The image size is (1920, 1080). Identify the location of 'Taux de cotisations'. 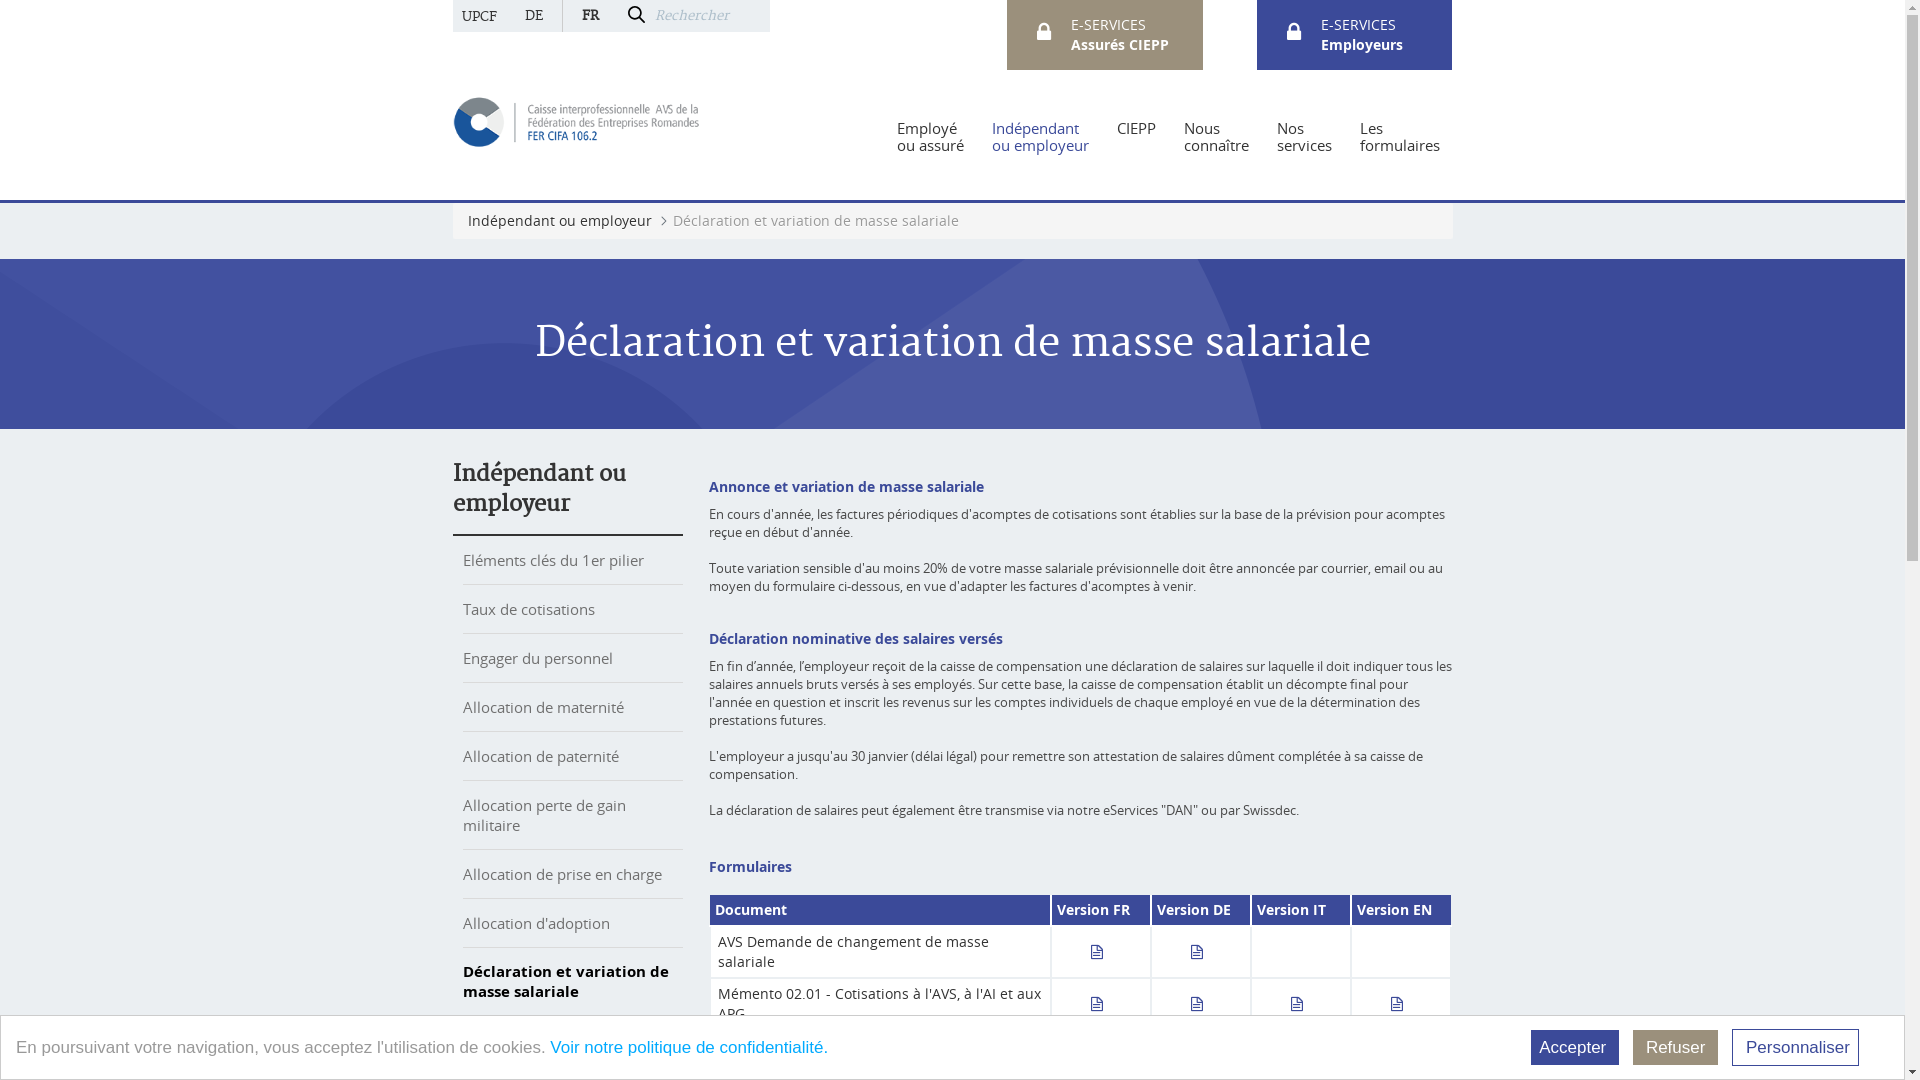
(528, 608).